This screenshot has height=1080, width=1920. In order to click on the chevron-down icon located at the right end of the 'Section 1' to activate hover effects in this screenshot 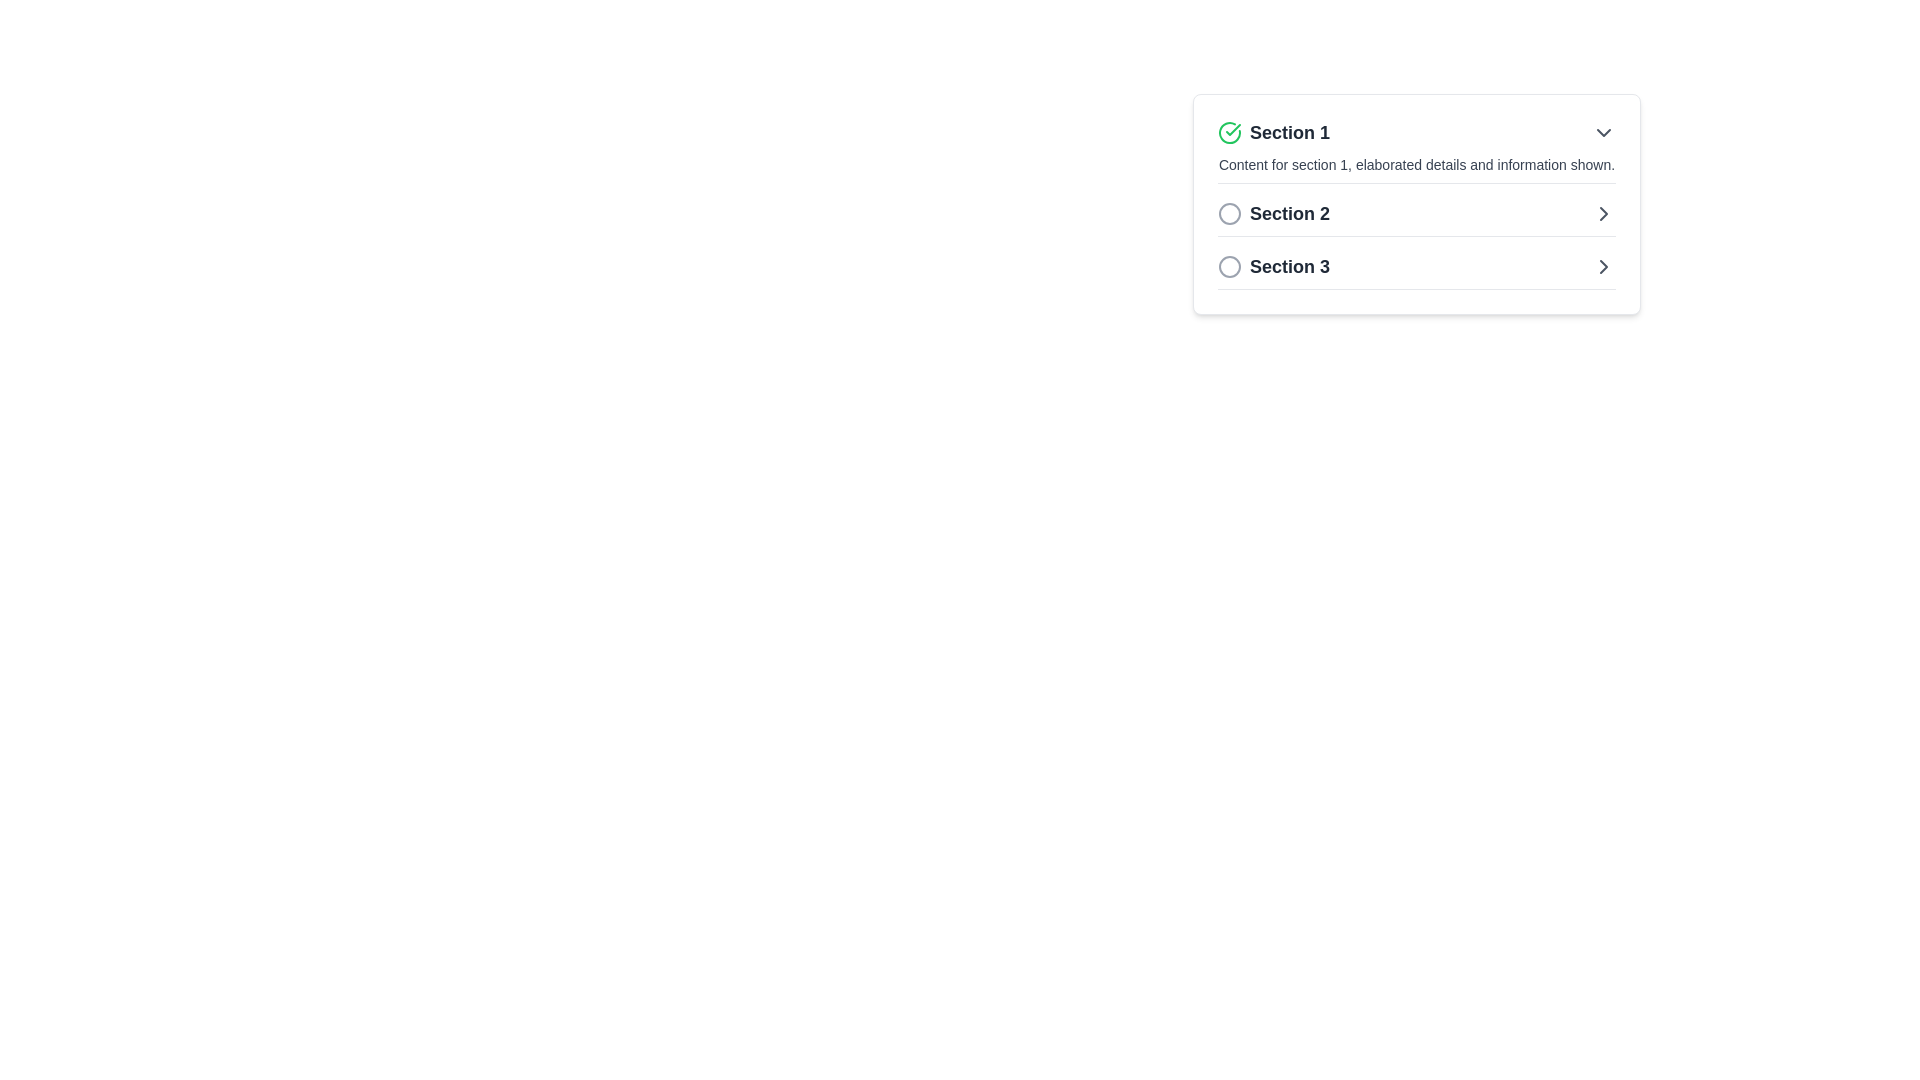, I will do `click(1603, 132)`.